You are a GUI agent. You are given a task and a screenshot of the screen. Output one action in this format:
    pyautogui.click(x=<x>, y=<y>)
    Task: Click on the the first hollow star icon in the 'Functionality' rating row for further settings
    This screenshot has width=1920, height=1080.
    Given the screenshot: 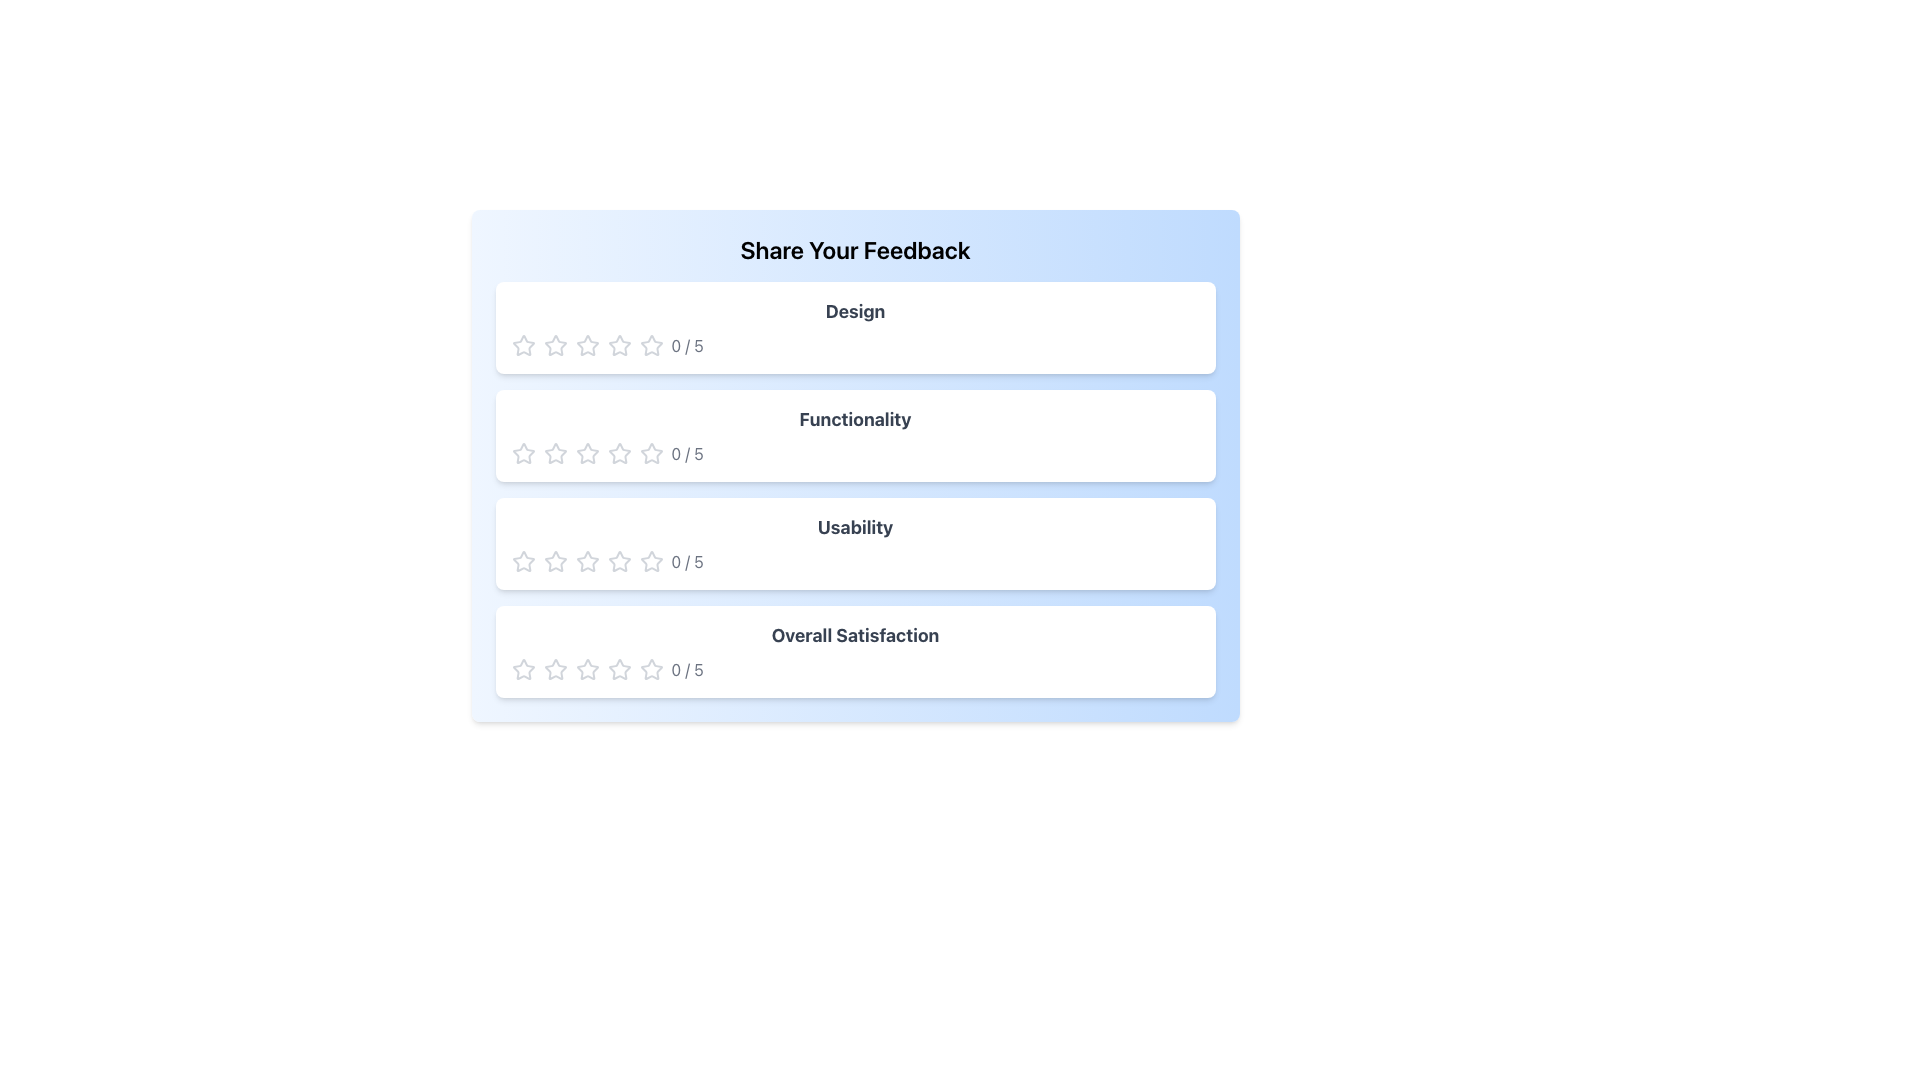 What is the action you would take?
    pyautogui.click(x=555, y=453)
    